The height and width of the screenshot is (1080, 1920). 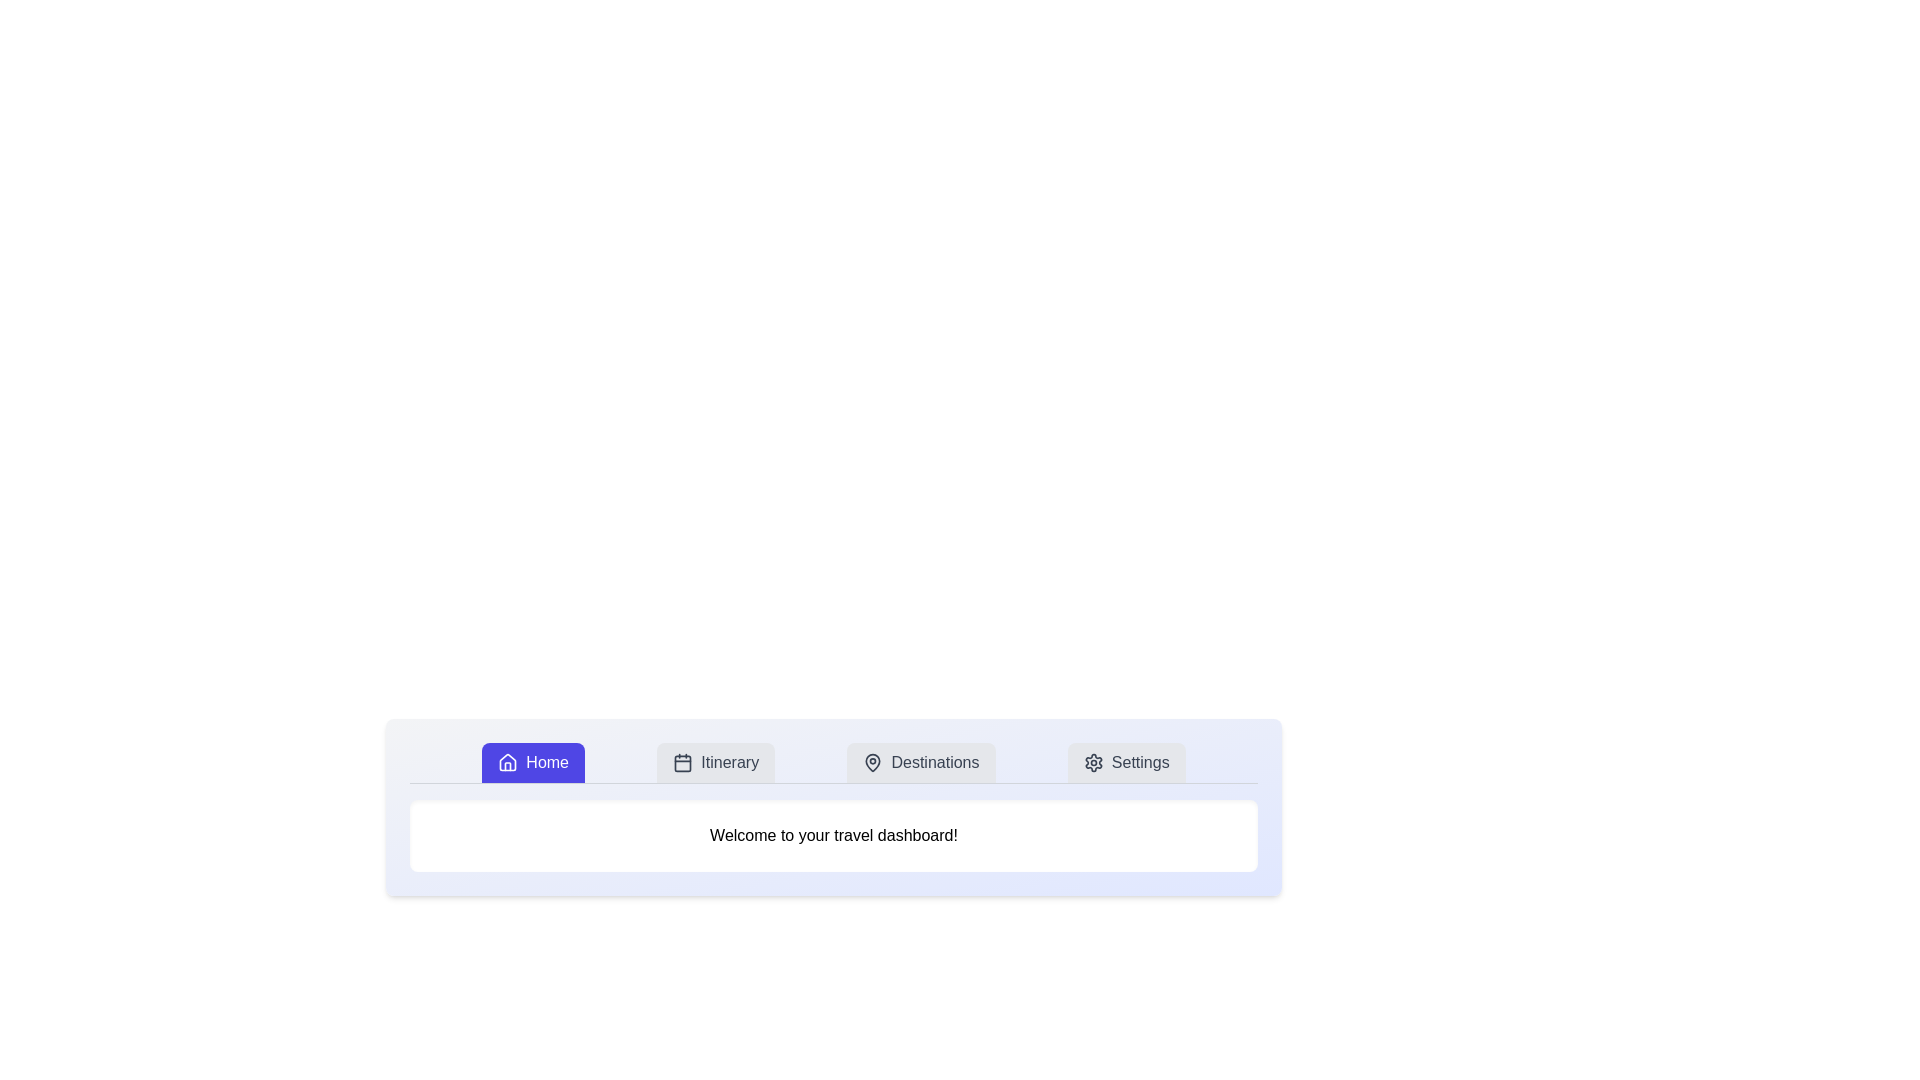 What do you see at coordinates (934, 763) in the screenshot?
I see `the 'Destinations' text label within the button located in the menu bar` at bounding box center [934, 763].